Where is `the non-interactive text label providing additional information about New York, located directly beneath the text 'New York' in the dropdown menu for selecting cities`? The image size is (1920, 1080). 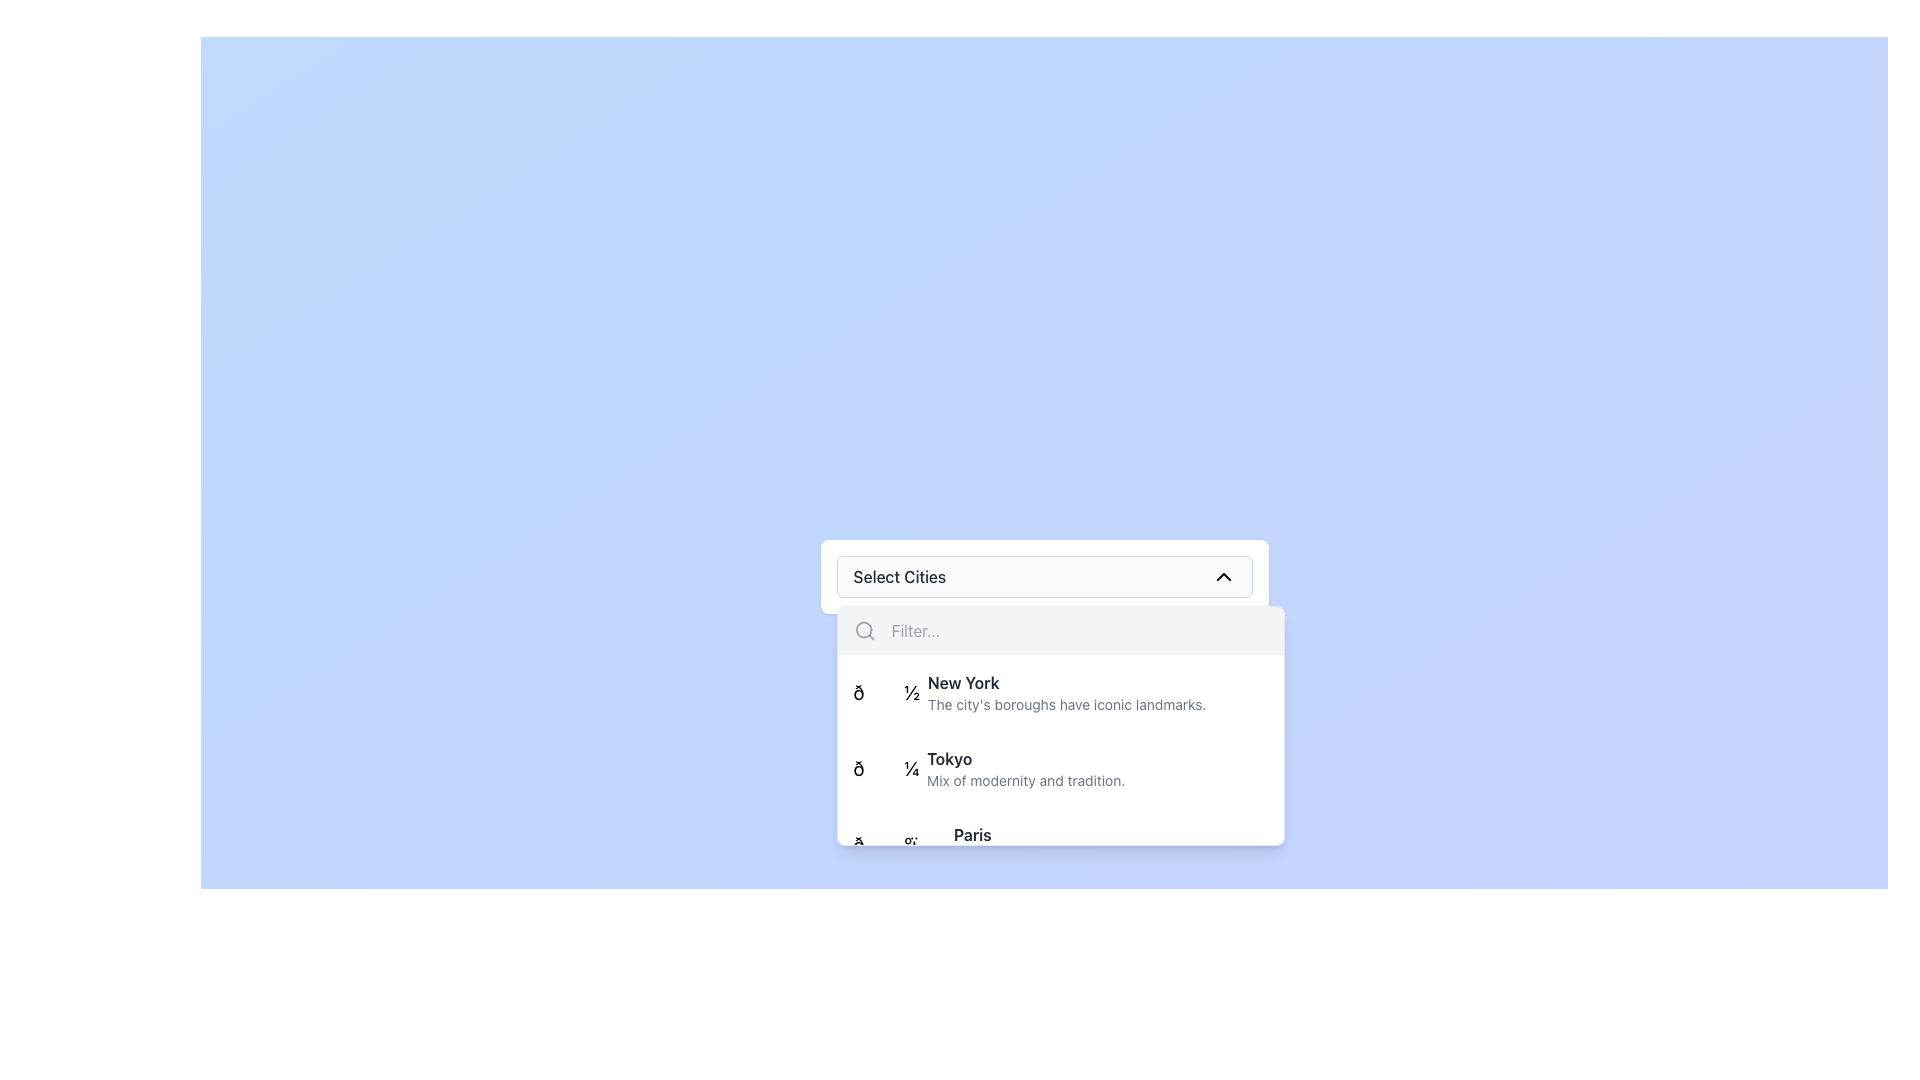
the non-interactive text label providing additional information about New York, located directly beneath the text 'New York' in the dropdown menu for selecting cities is located at coordinates (1066, 704).